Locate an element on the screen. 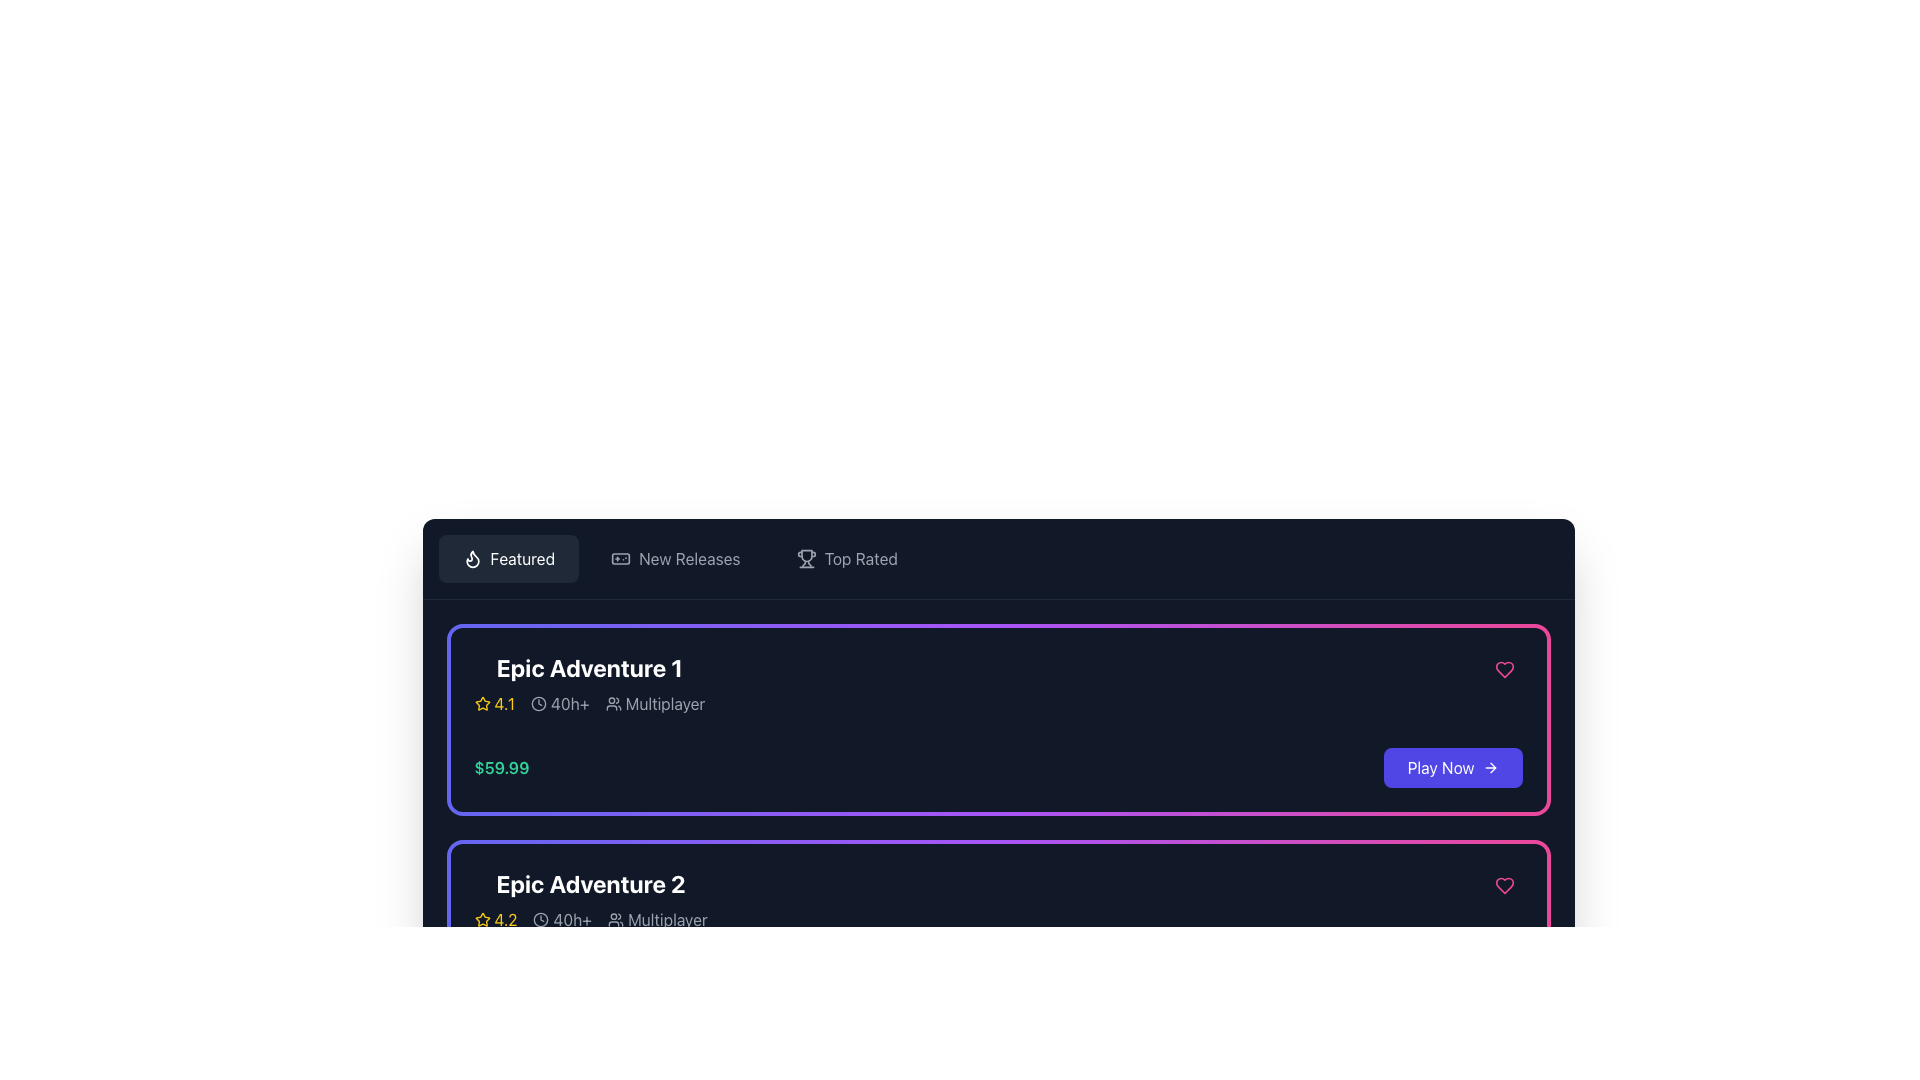 The image size is (1920, 1080). the label displaying '40h+' which is styled in gray and is part of the game information card layout is located at coordinates (561, 920).